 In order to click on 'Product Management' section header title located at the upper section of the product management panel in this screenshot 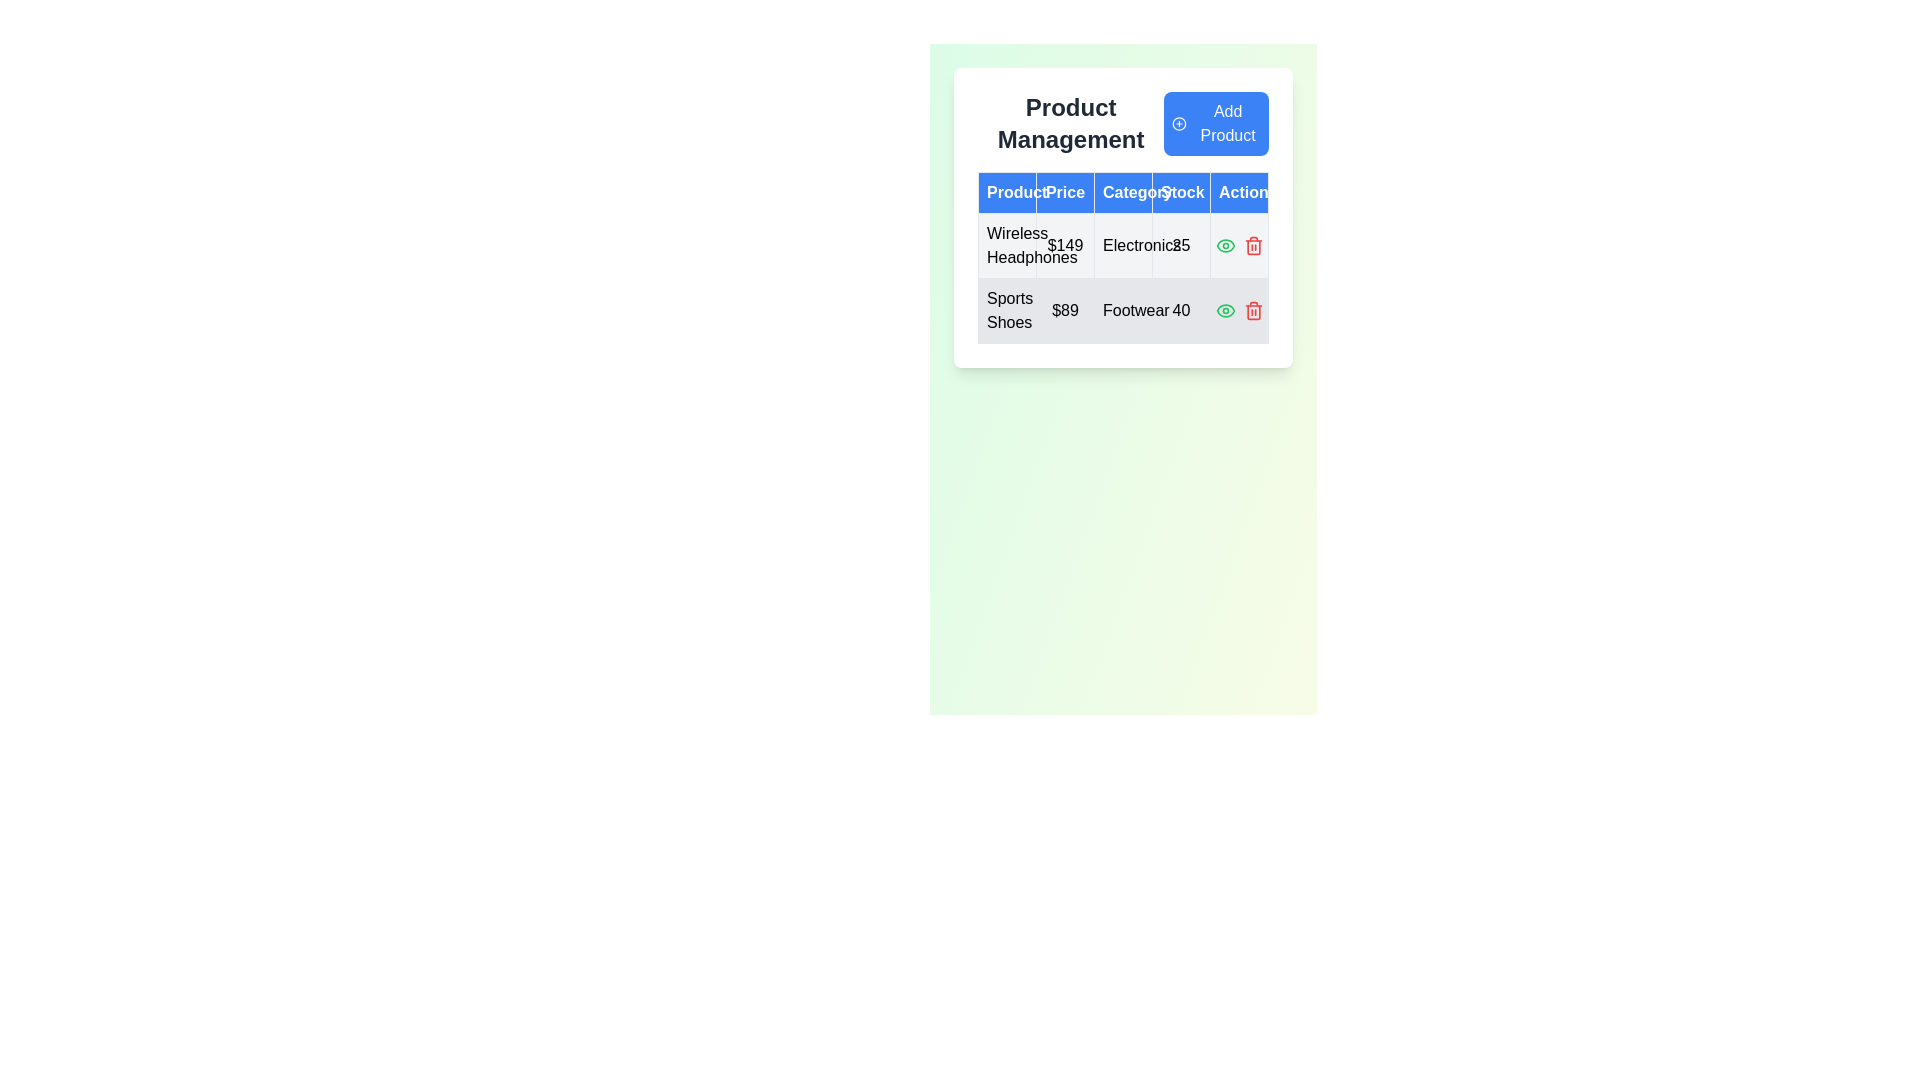, I will do `click(1123, 123)`.